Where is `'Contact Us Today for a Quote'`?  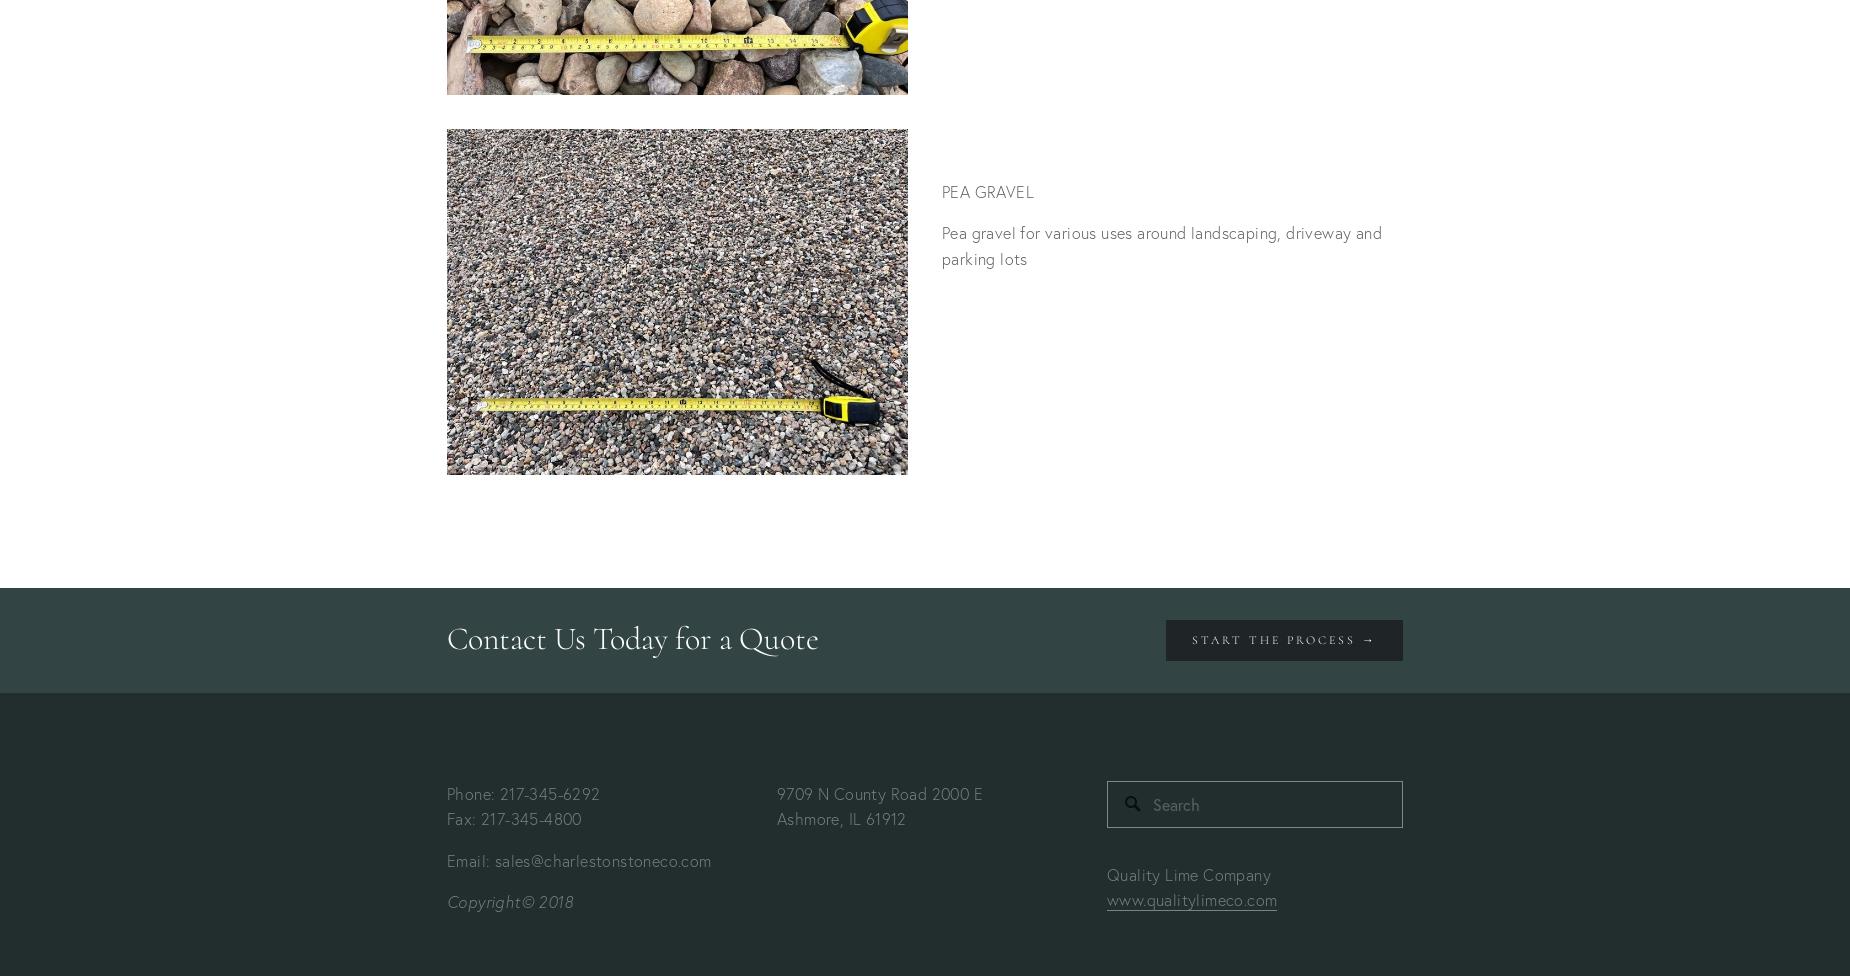
'Contact Us Today for a Quote' is located at coordinates (633, 636).